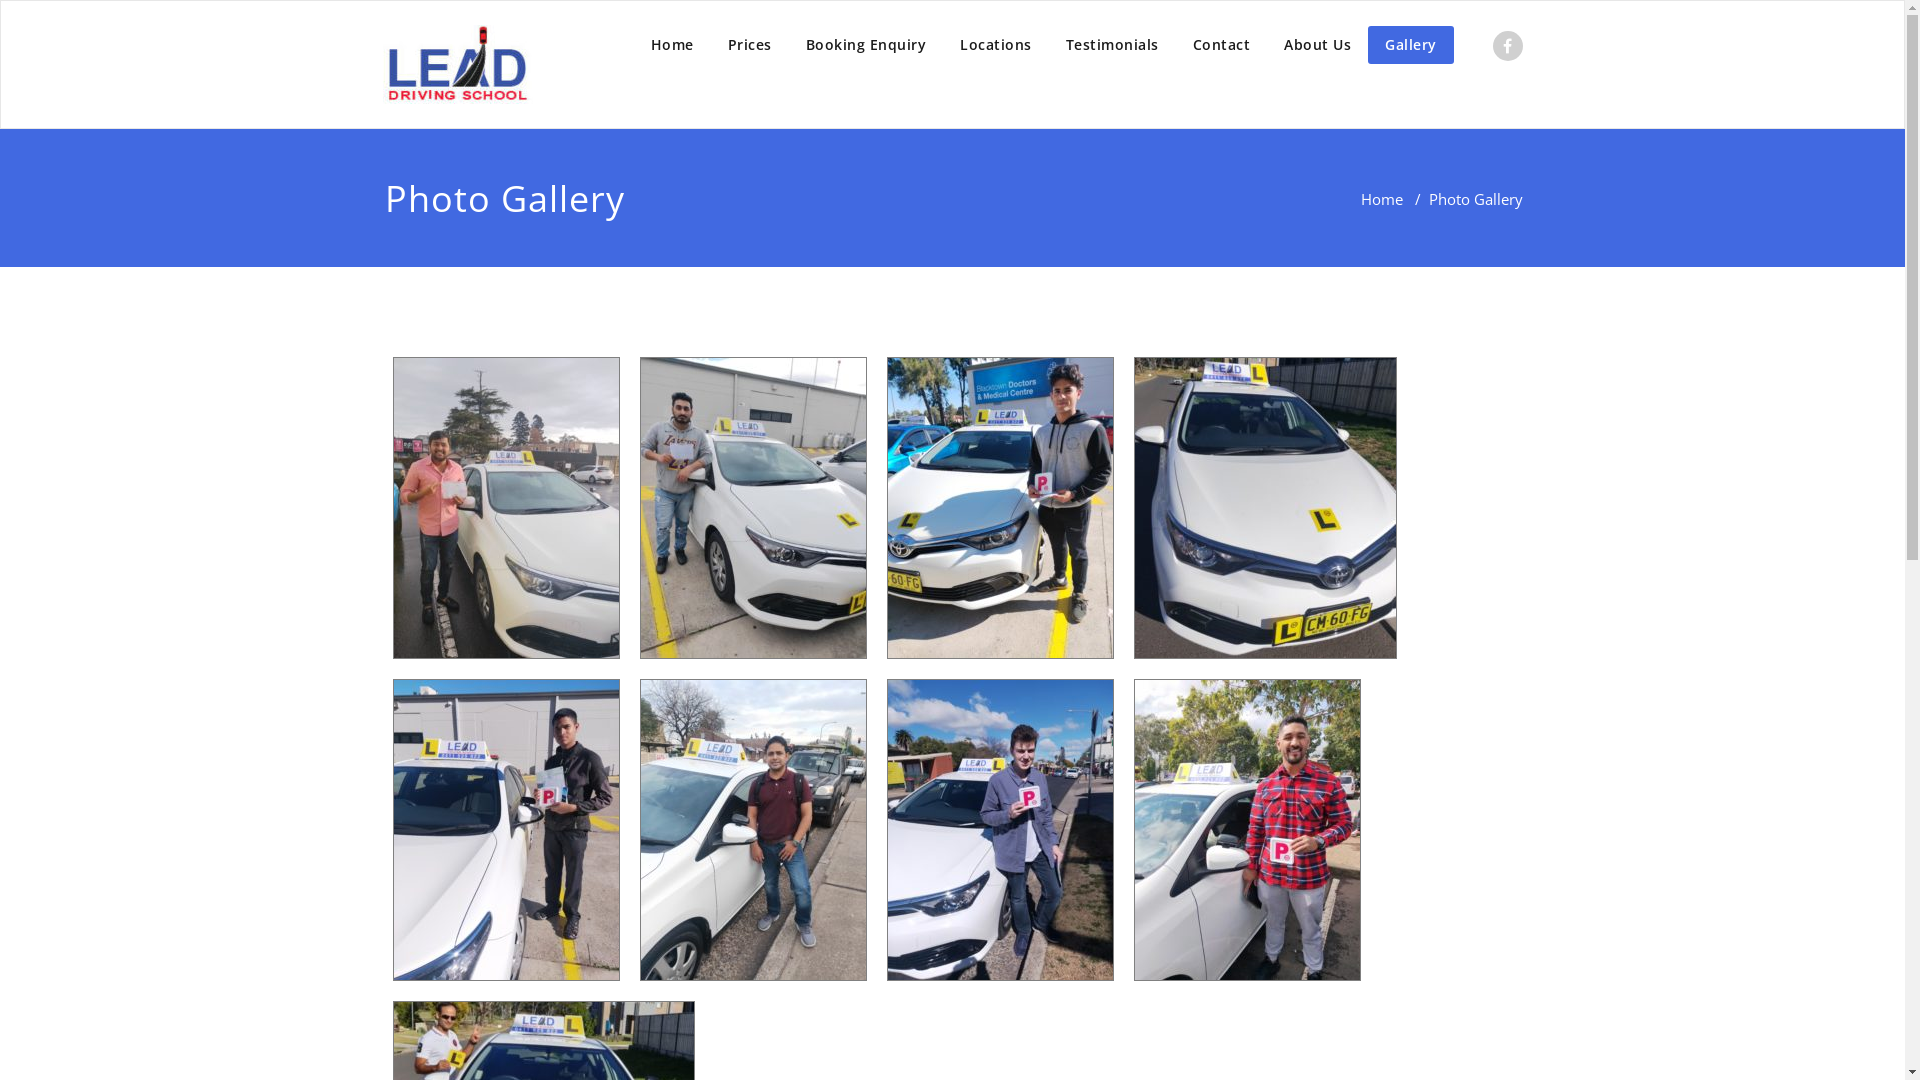 This screenshot has height=1080, width=1920. I want to click on 'Contact', so click(1221, 45).